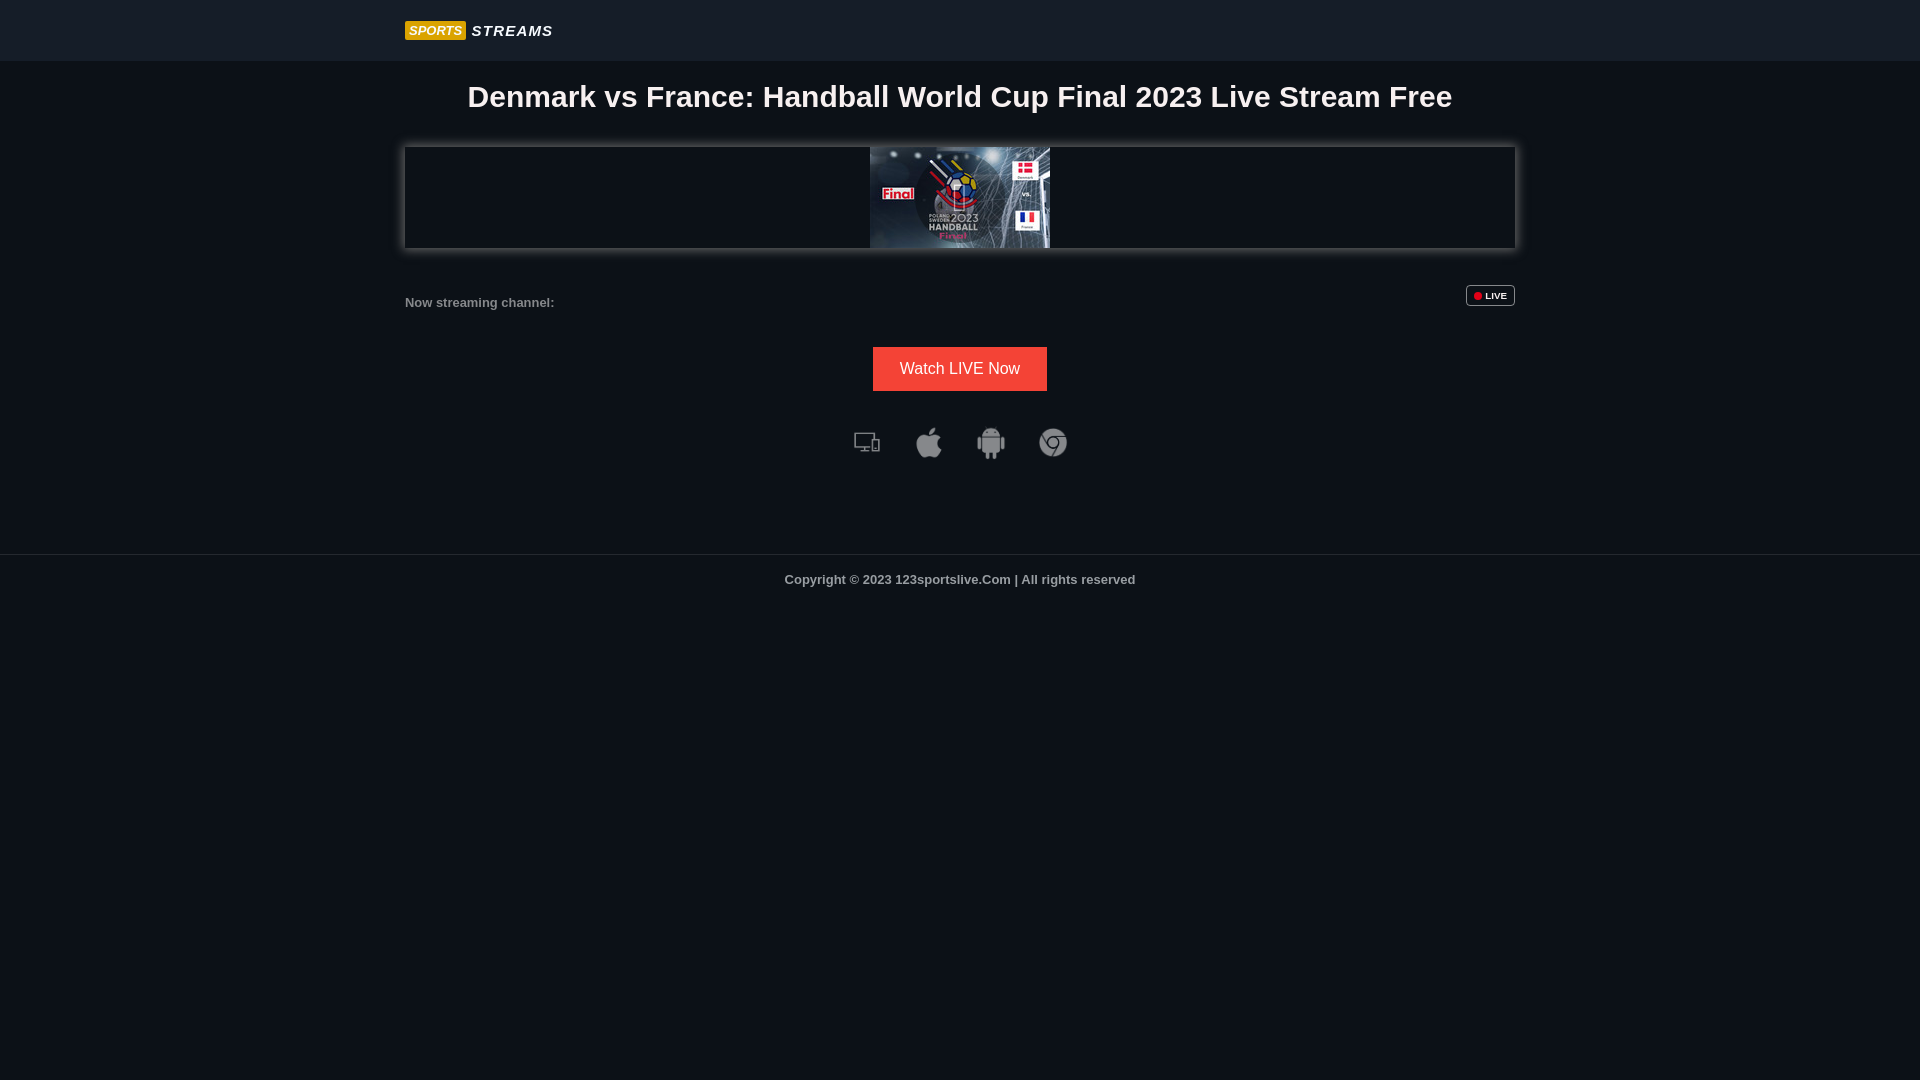 The height and width of the screenshot is (1080, 1920). Describe the element at coordinates (960, 369) in the screenshot. I see `'Watch LIVE Now'` at that location.